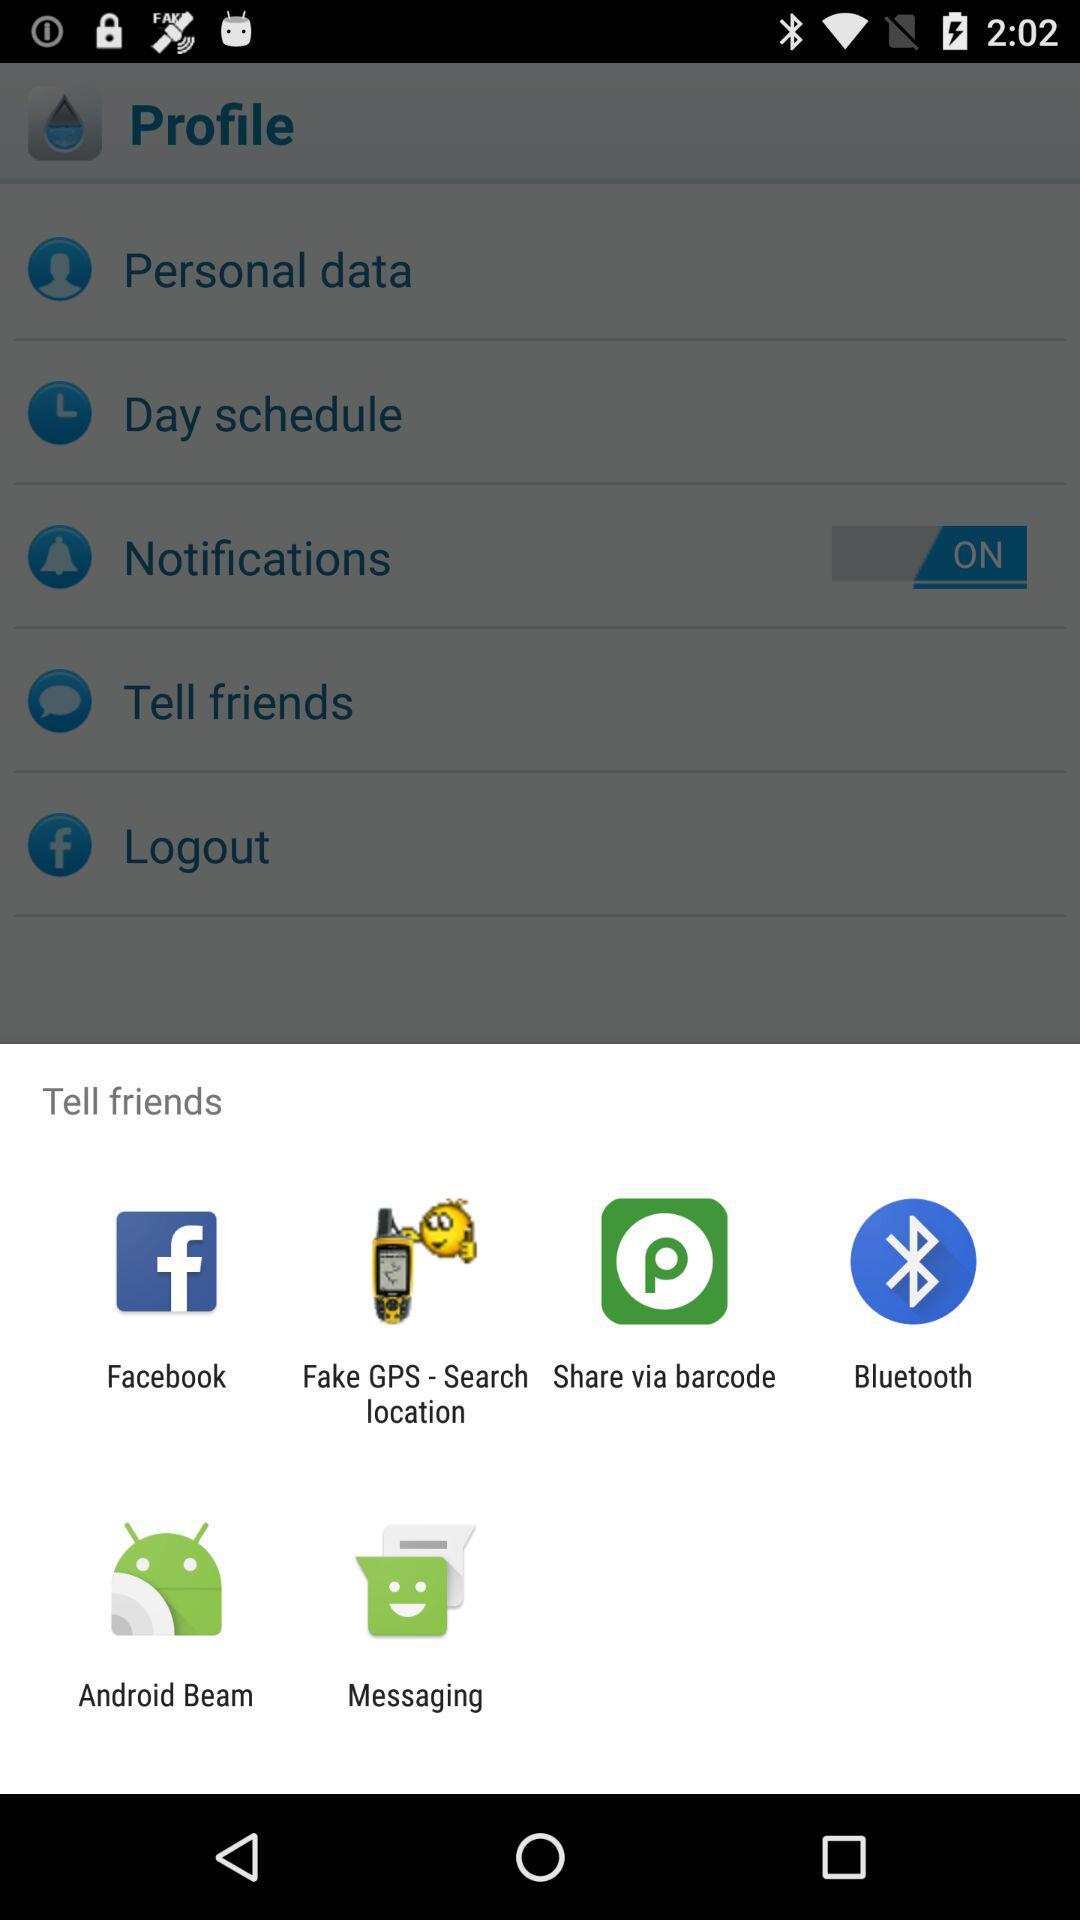 The height and width of the screenshot is (1920, 1080). Describe the element at coordinates (664, 1392) in the screenshot. I see `the share via barcode app` at that location.